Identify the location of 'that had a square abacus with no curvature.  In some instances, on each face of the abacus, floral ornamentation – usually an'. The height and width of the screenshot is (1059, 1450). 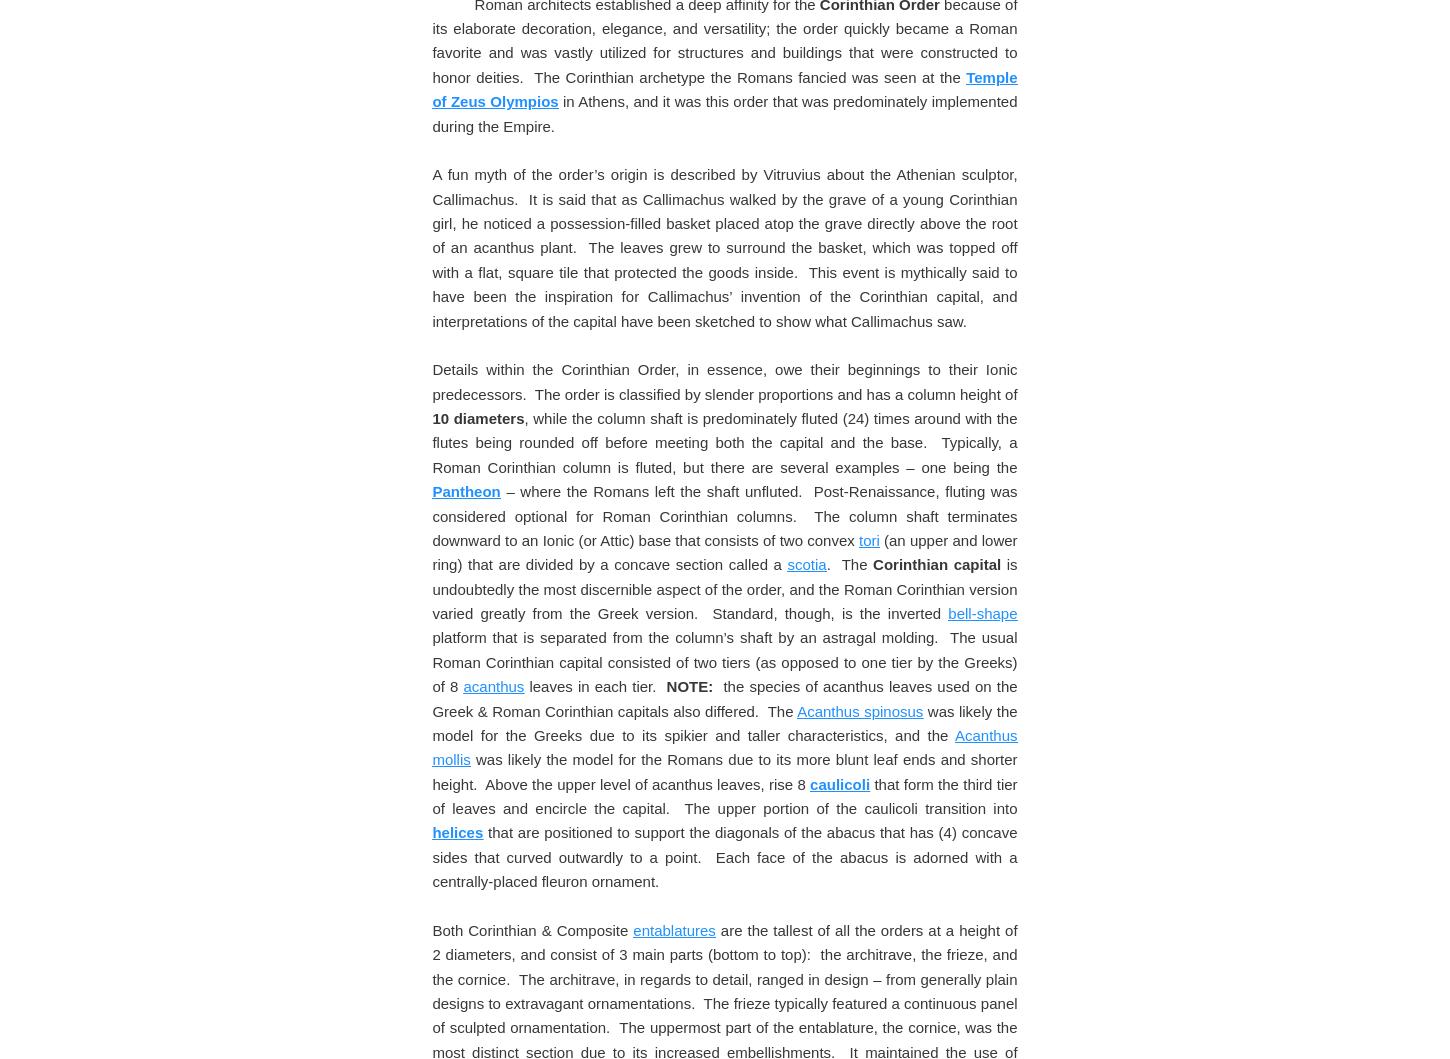
(723, 27).